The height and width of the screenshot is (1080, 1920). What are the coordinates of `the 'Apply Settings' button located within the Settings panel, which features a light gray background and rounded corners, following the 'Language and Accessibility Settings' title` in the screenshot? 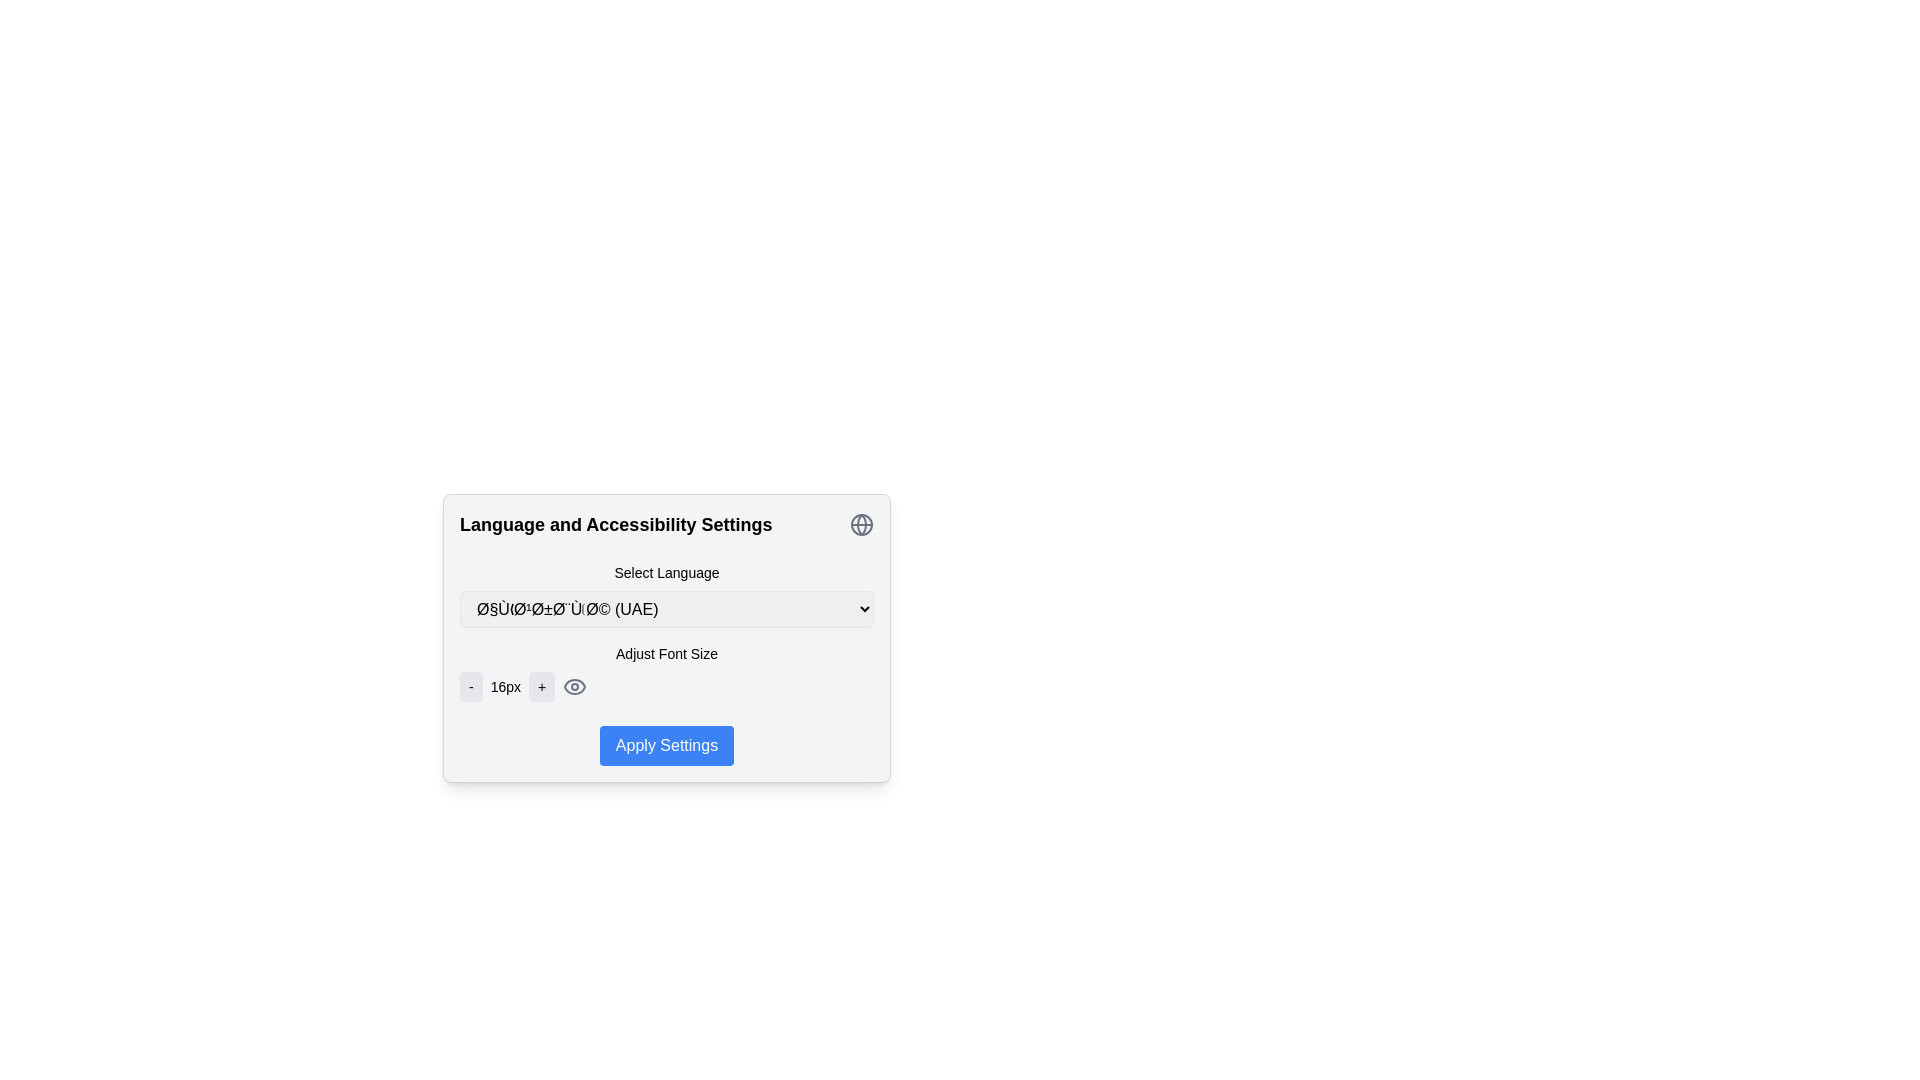 It's located at (667, 637).